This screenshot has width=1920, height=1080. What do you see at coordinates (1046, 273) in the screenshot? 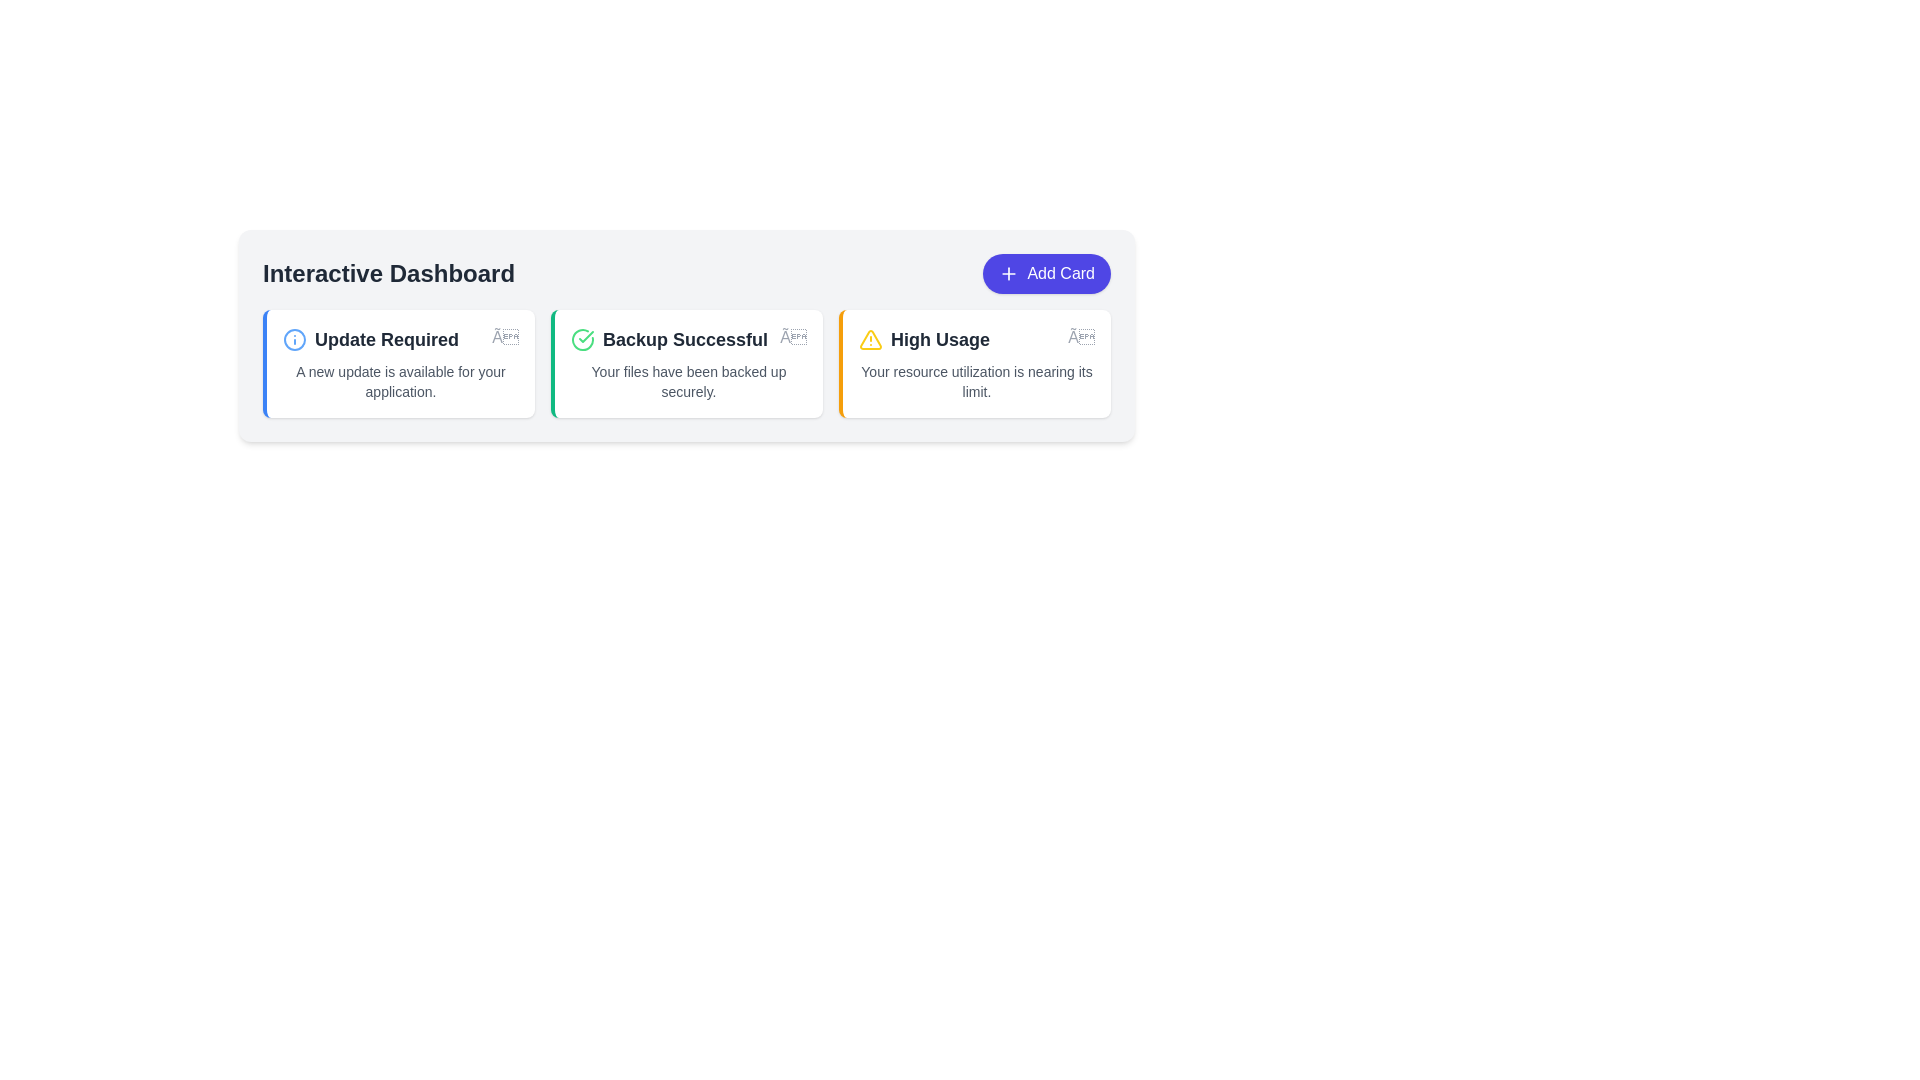
I see `the 'Add New Card' button located on the right-hand side of the interface in the row containing the title 'Interactive Dashboard'` at bounding box center [1046, 273].